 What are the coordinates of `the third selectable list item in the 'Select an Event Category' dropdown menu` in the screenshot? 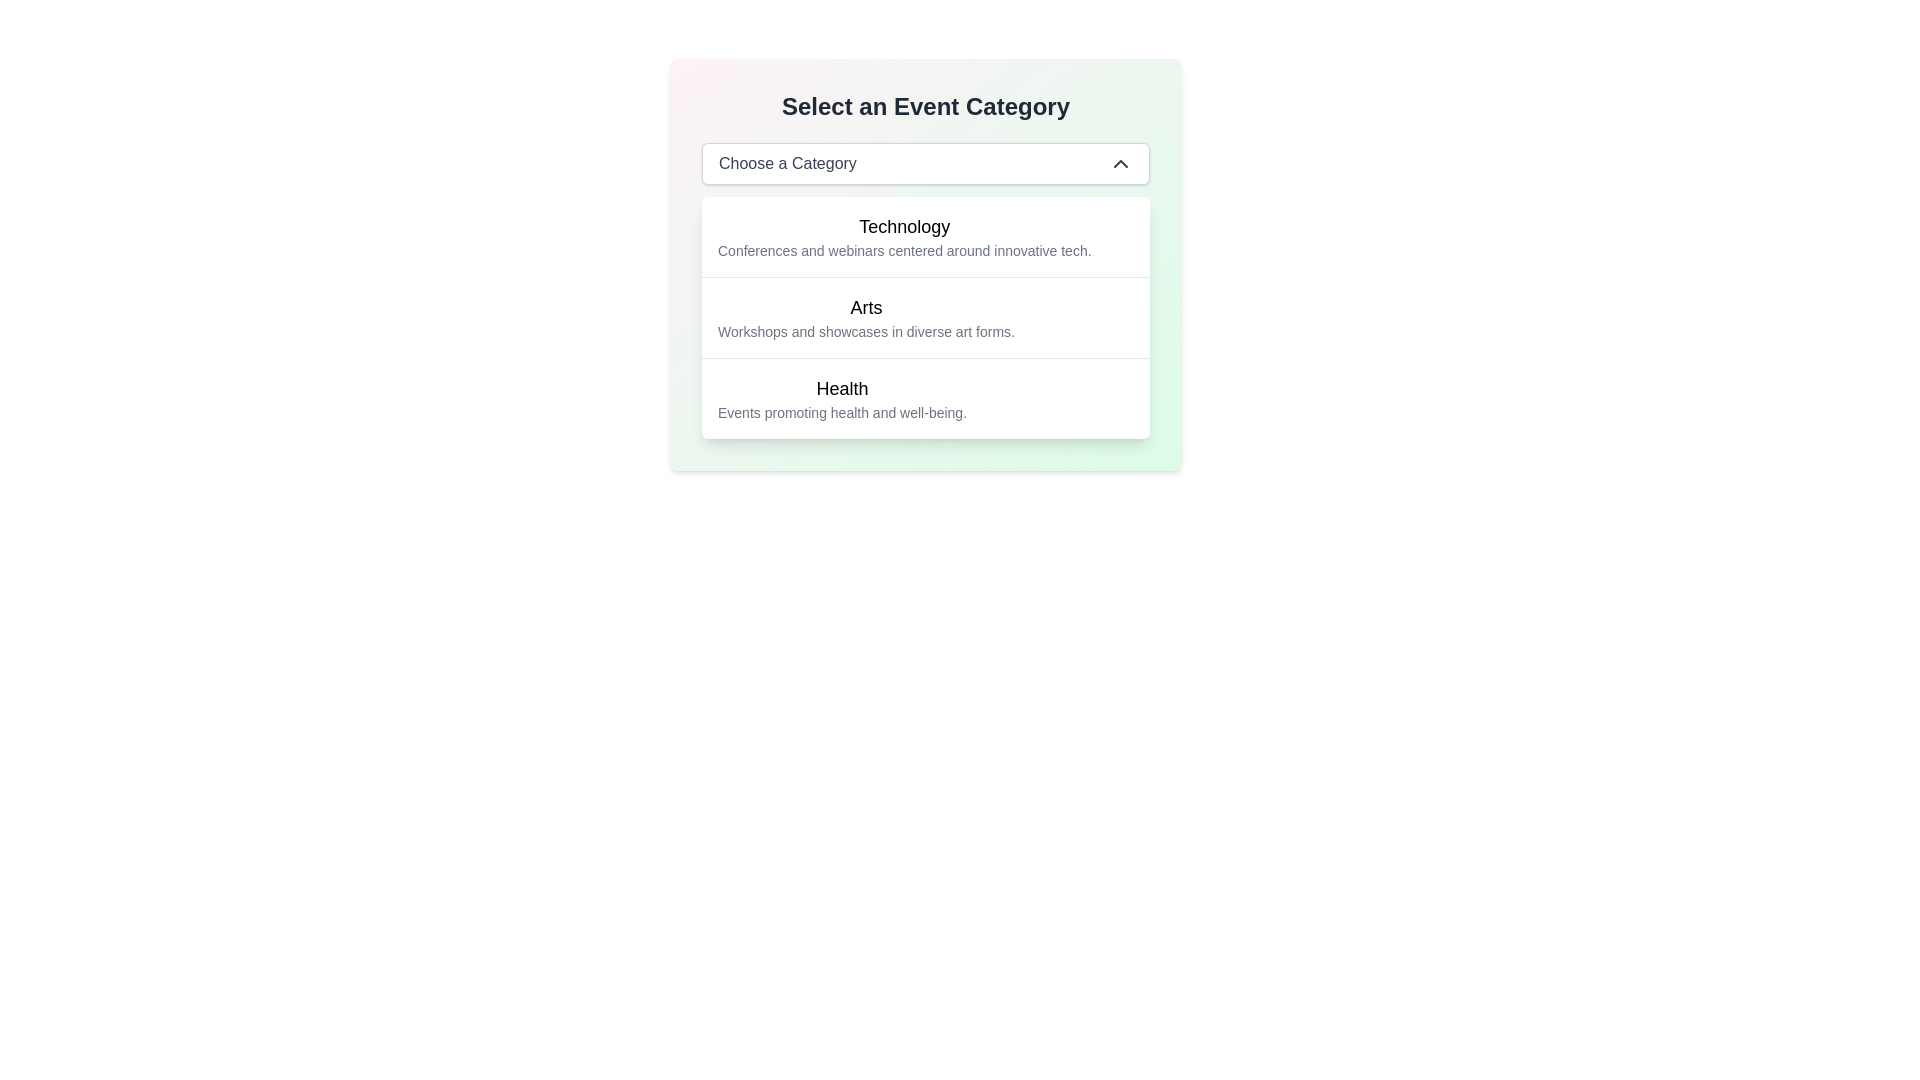 It's located at (925, 398).